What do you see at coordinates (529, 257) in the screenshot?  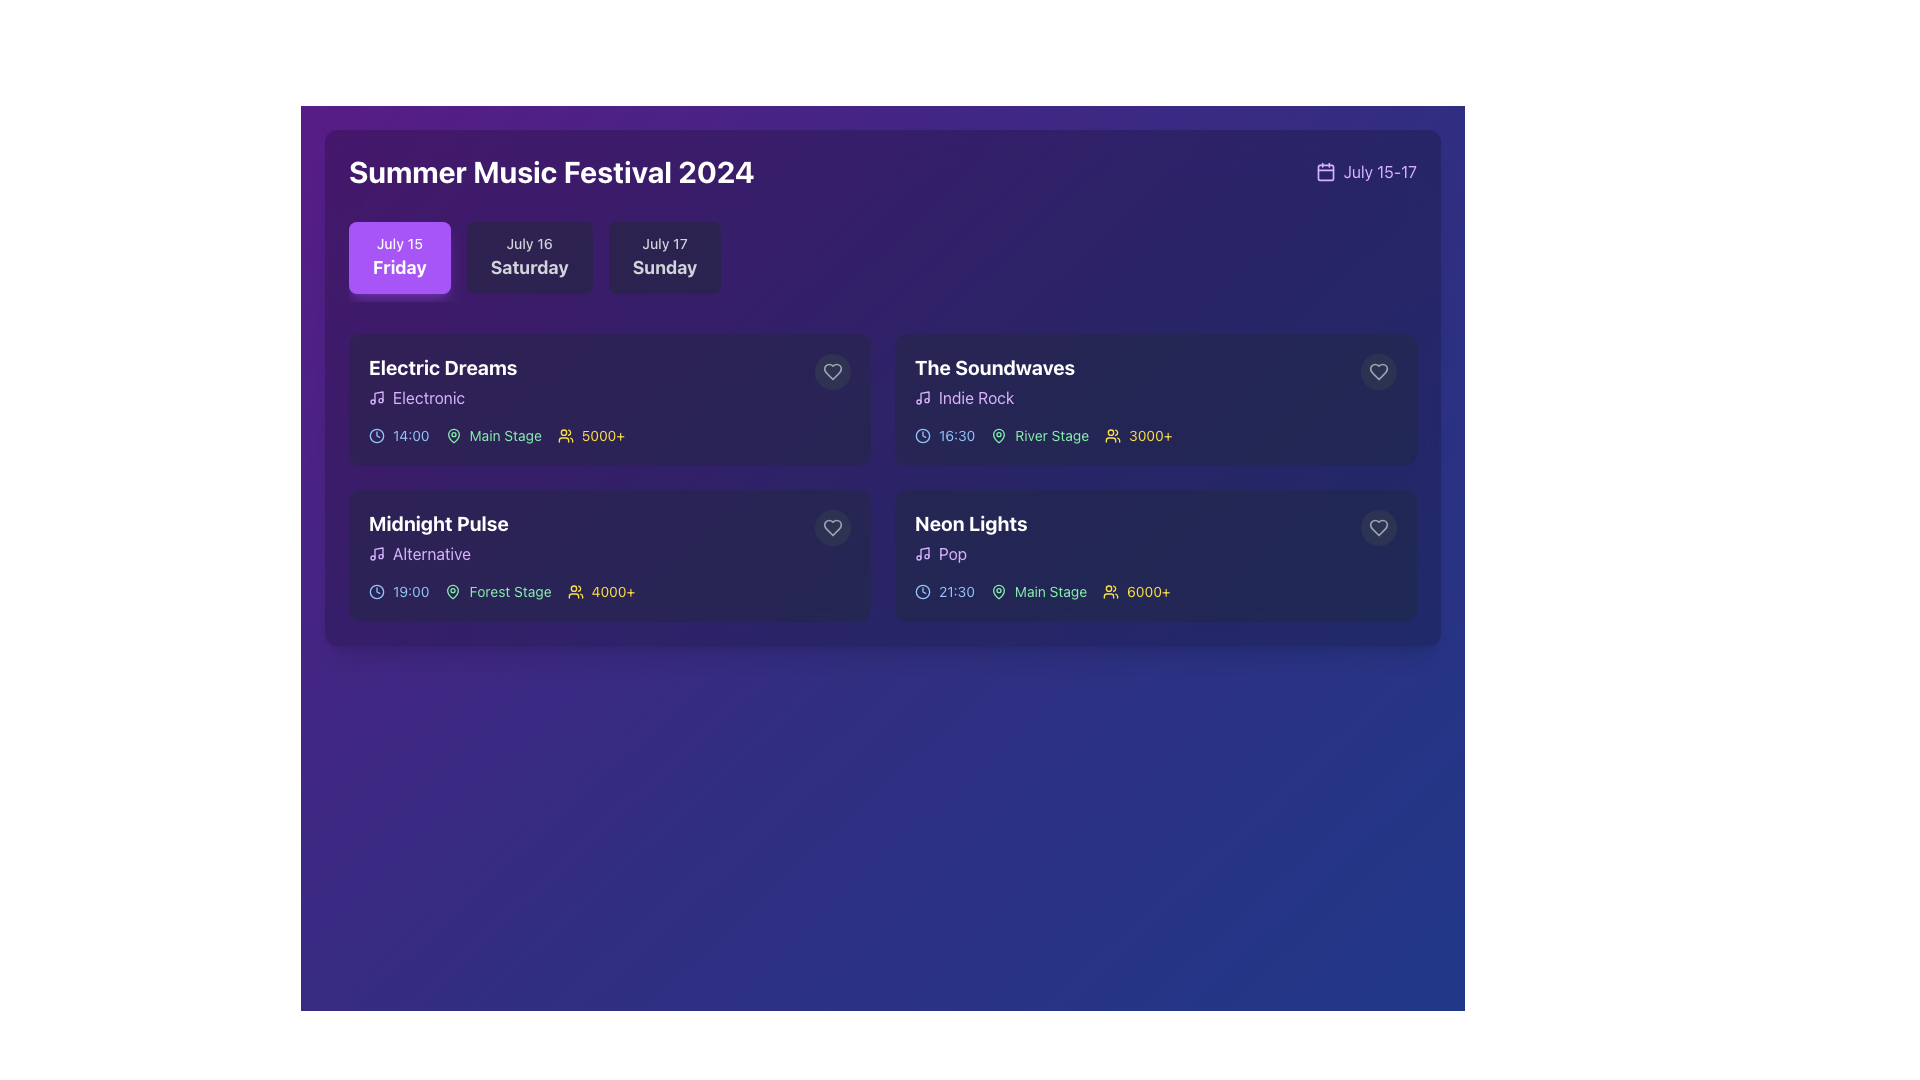 I see `the date selector button for Saturday, July 16, which is the second button in a horizontal list of three date buttons` at bounding box center [529, 257].